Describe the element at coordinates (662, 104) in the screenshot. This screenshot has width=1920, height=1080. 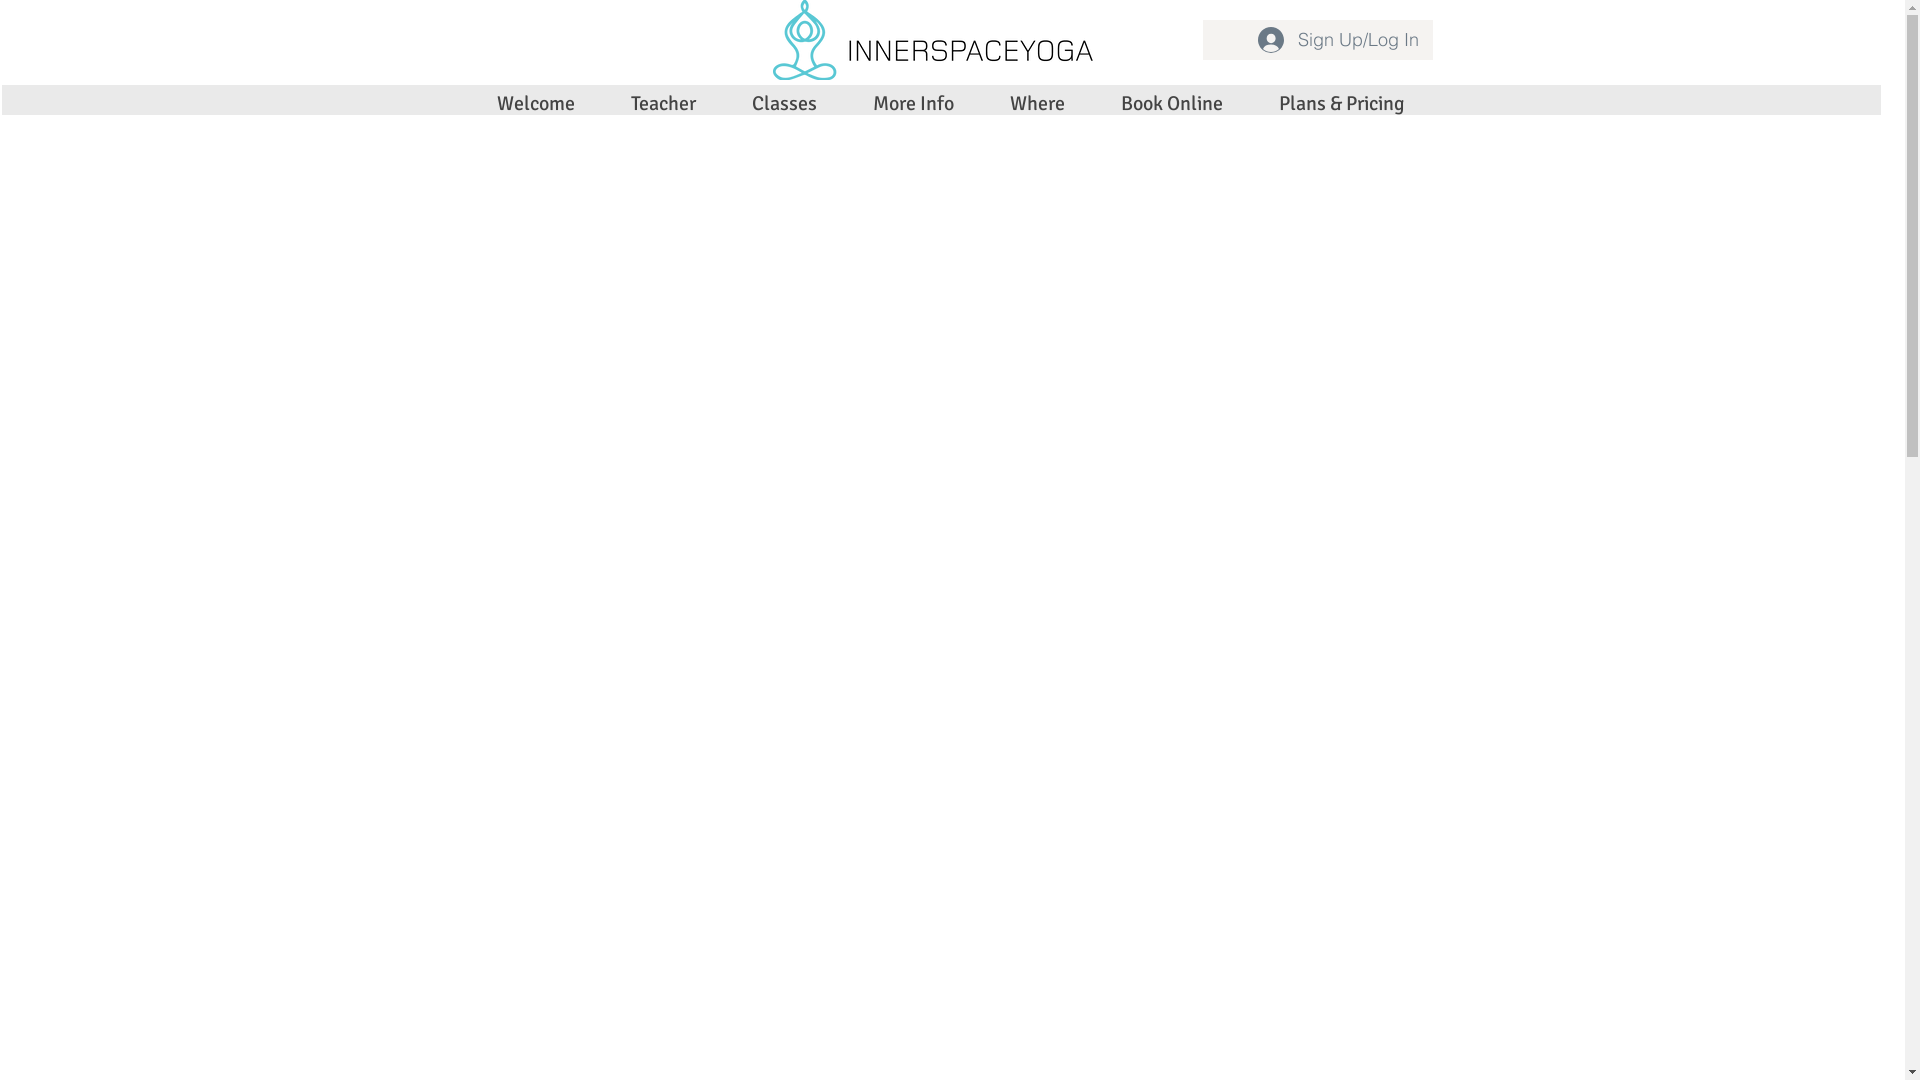
I see `'Teacher'` at that location.